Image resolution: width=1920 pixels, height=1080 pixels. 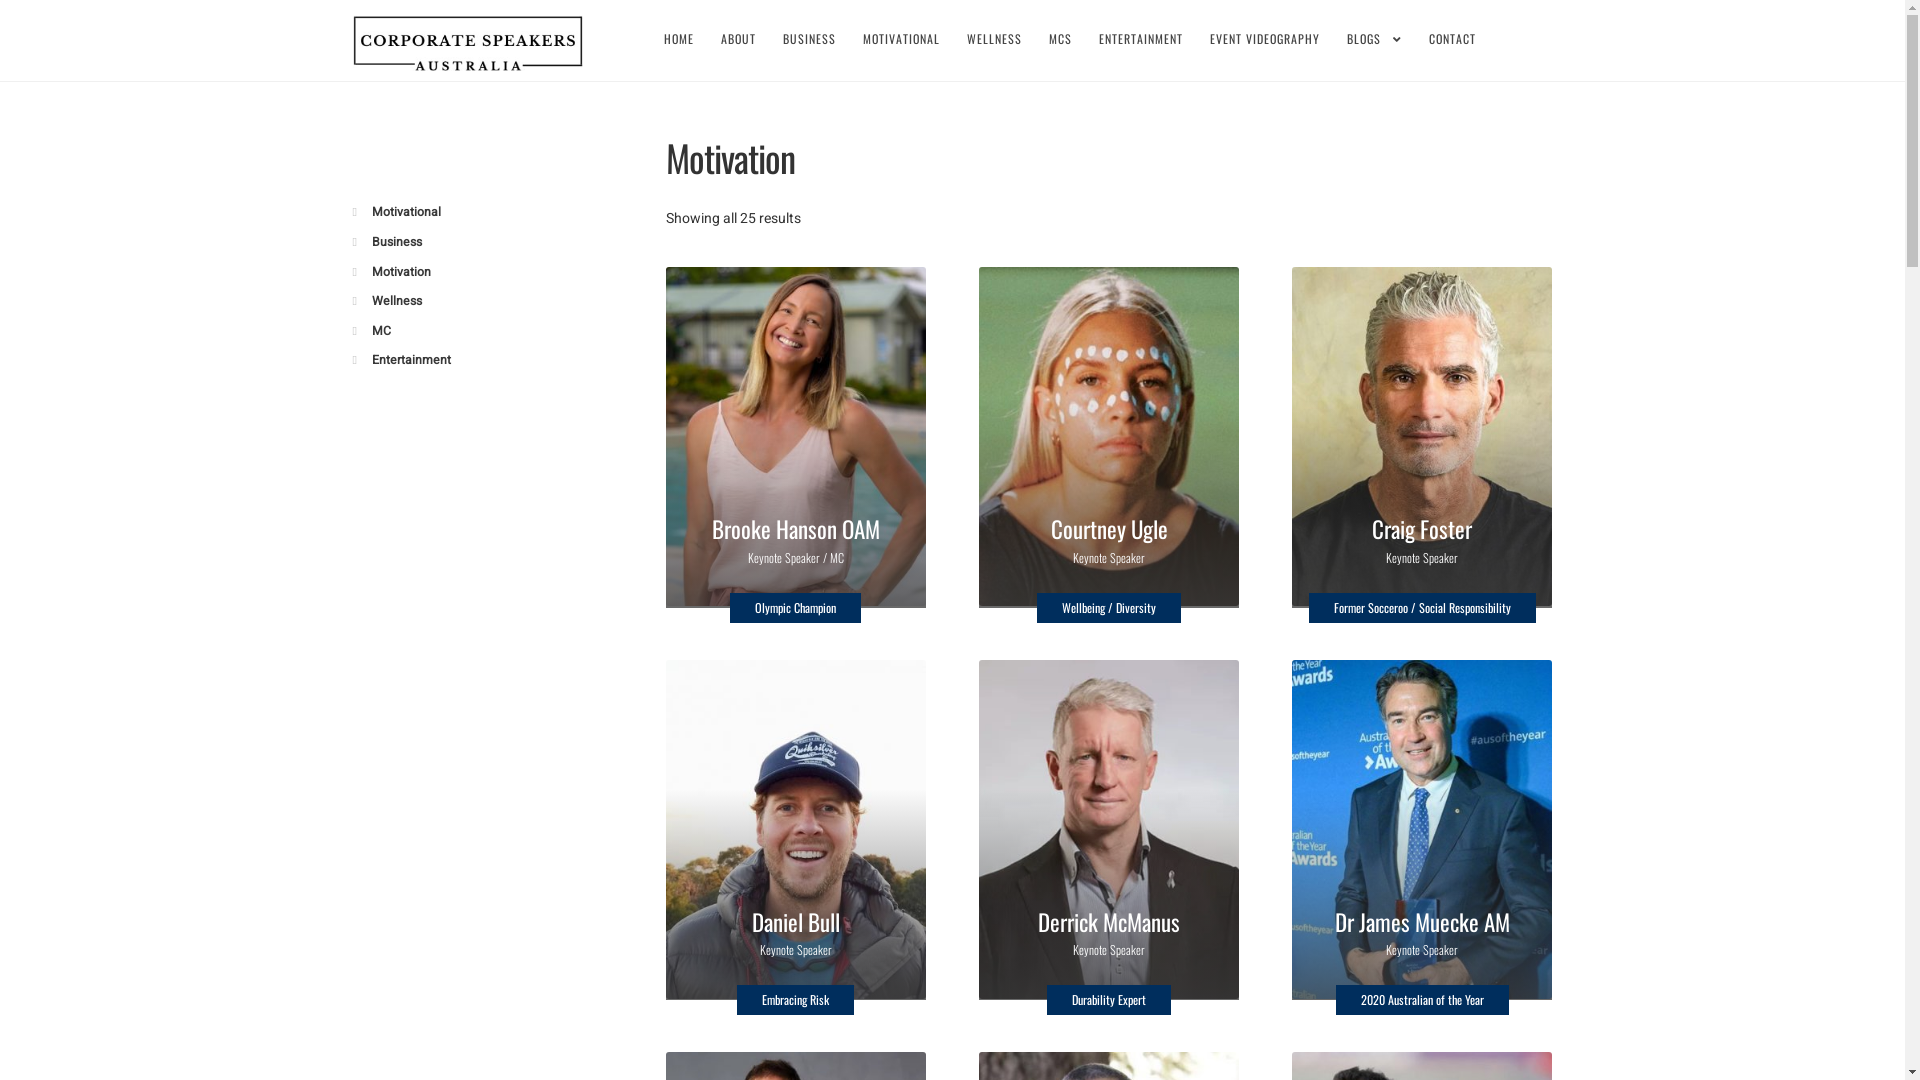 What do you see at coordinates (979, 435) in the screenshot?
I see `'Courtney Ugle` at bounding box center [979, 435].